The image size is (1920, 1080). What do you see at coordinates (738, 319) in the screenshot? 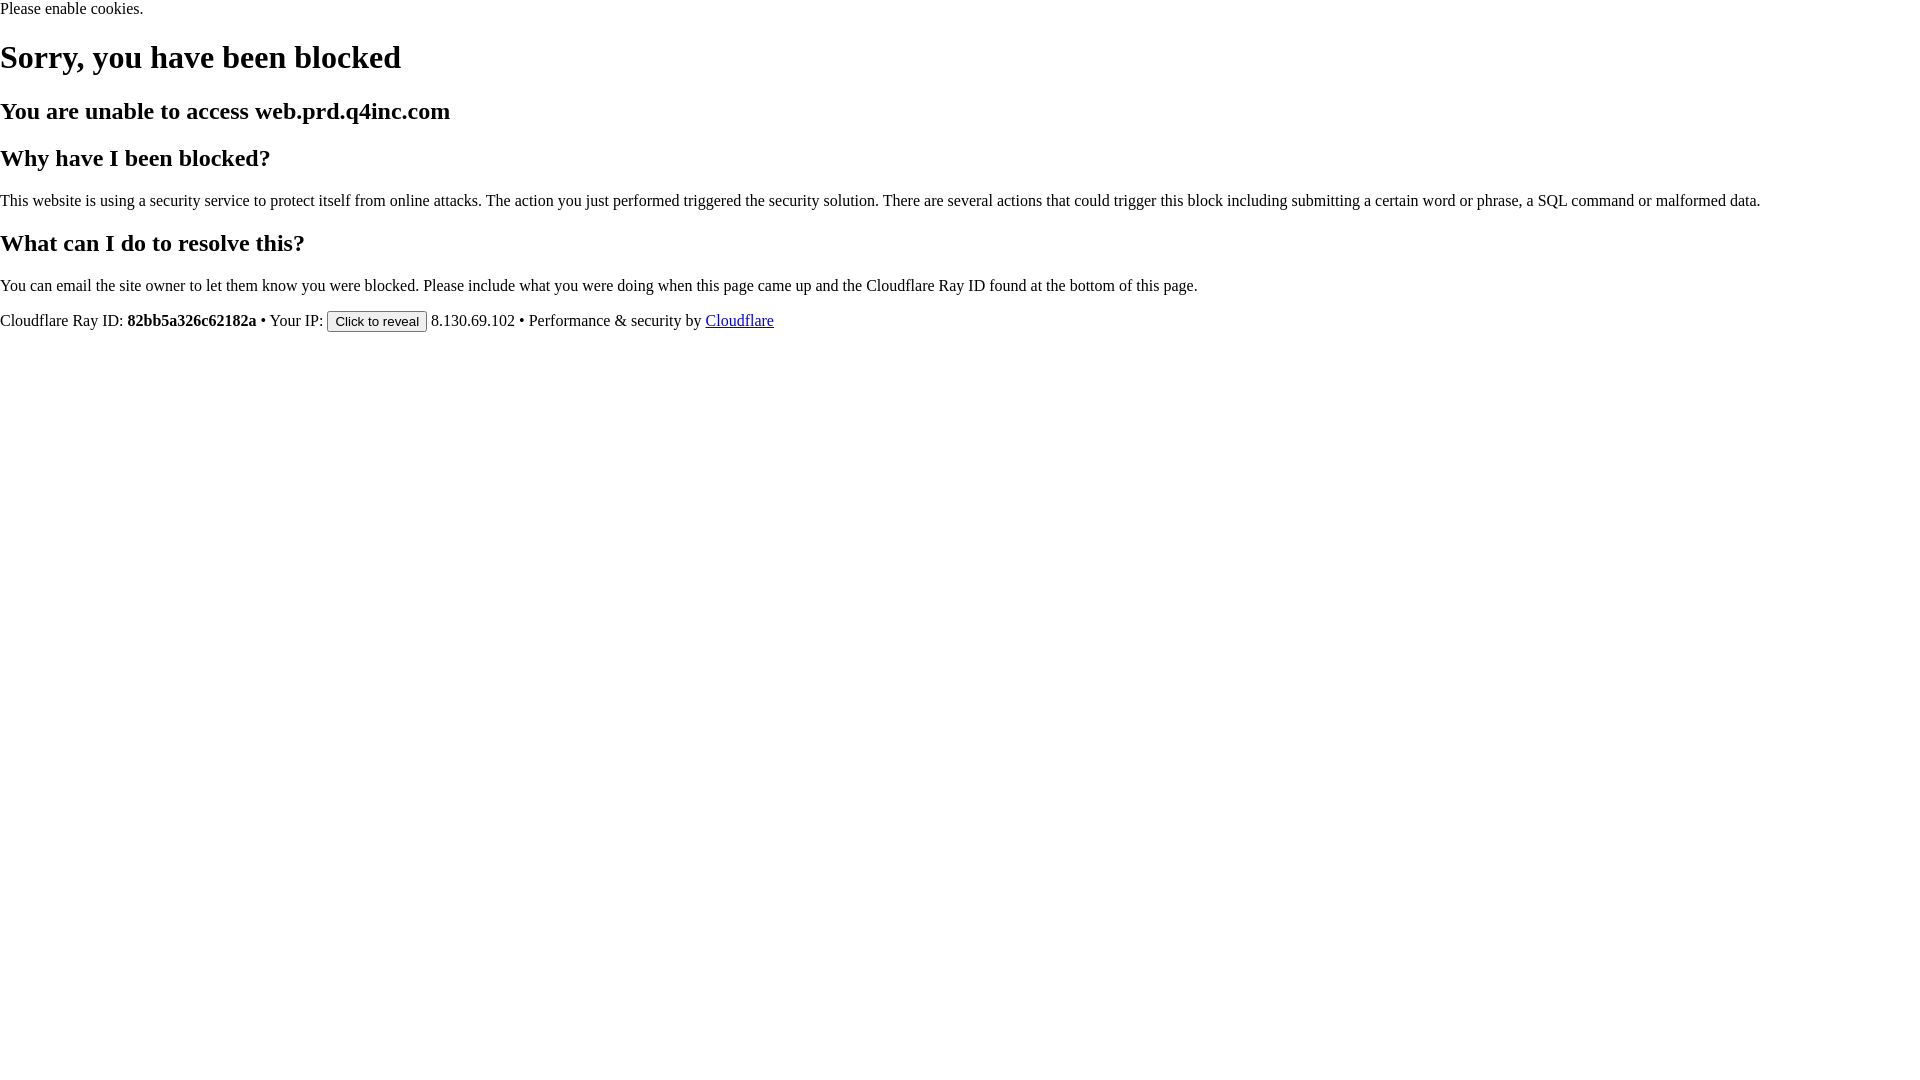
I see `'Cloudflare'` at bounding box center [738, 319].